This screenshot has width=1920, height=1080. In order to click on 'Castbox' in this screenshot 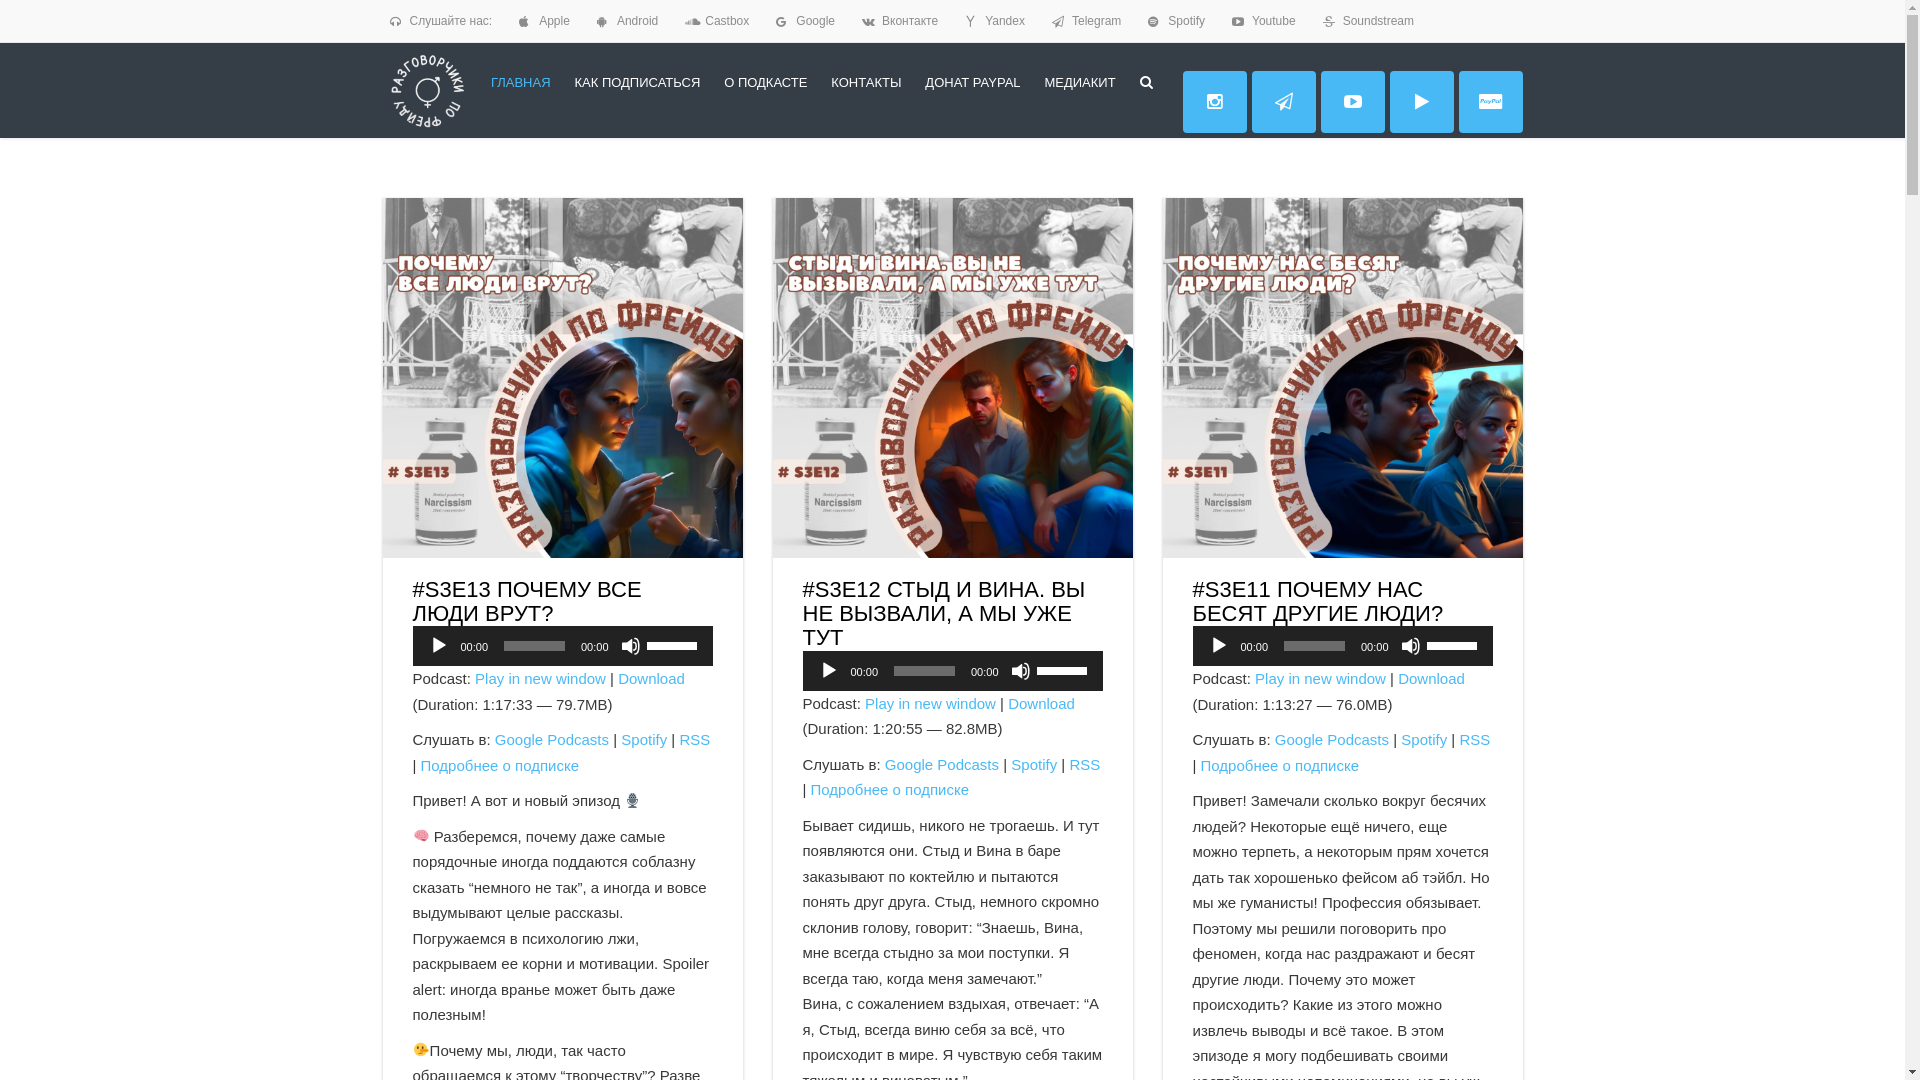, I will do `click(725, 20)`.